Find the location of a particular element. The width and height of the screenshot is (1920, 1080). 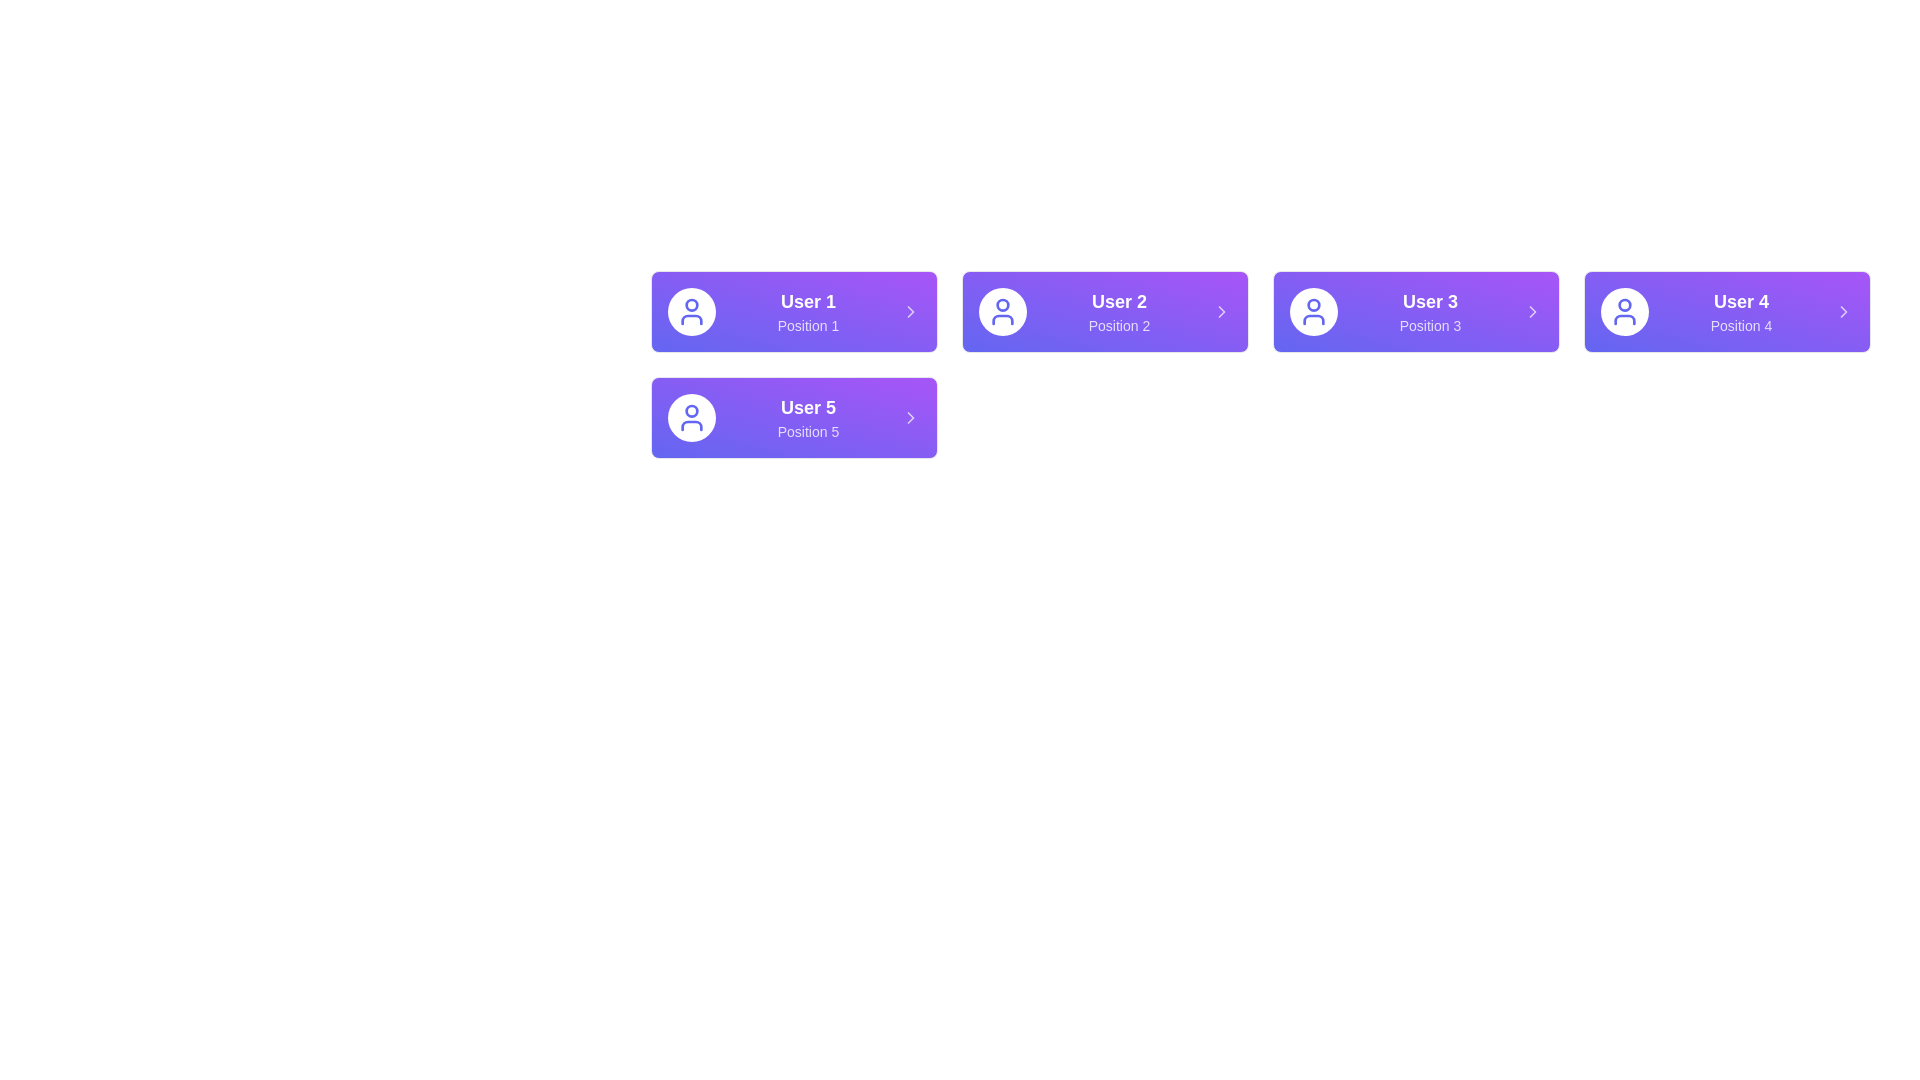

the static text label indicating position number '5' associated with 'User 5', located at the bottom of the card in the bottom left section of the grid of five cards is located at coordinates (808, 431).